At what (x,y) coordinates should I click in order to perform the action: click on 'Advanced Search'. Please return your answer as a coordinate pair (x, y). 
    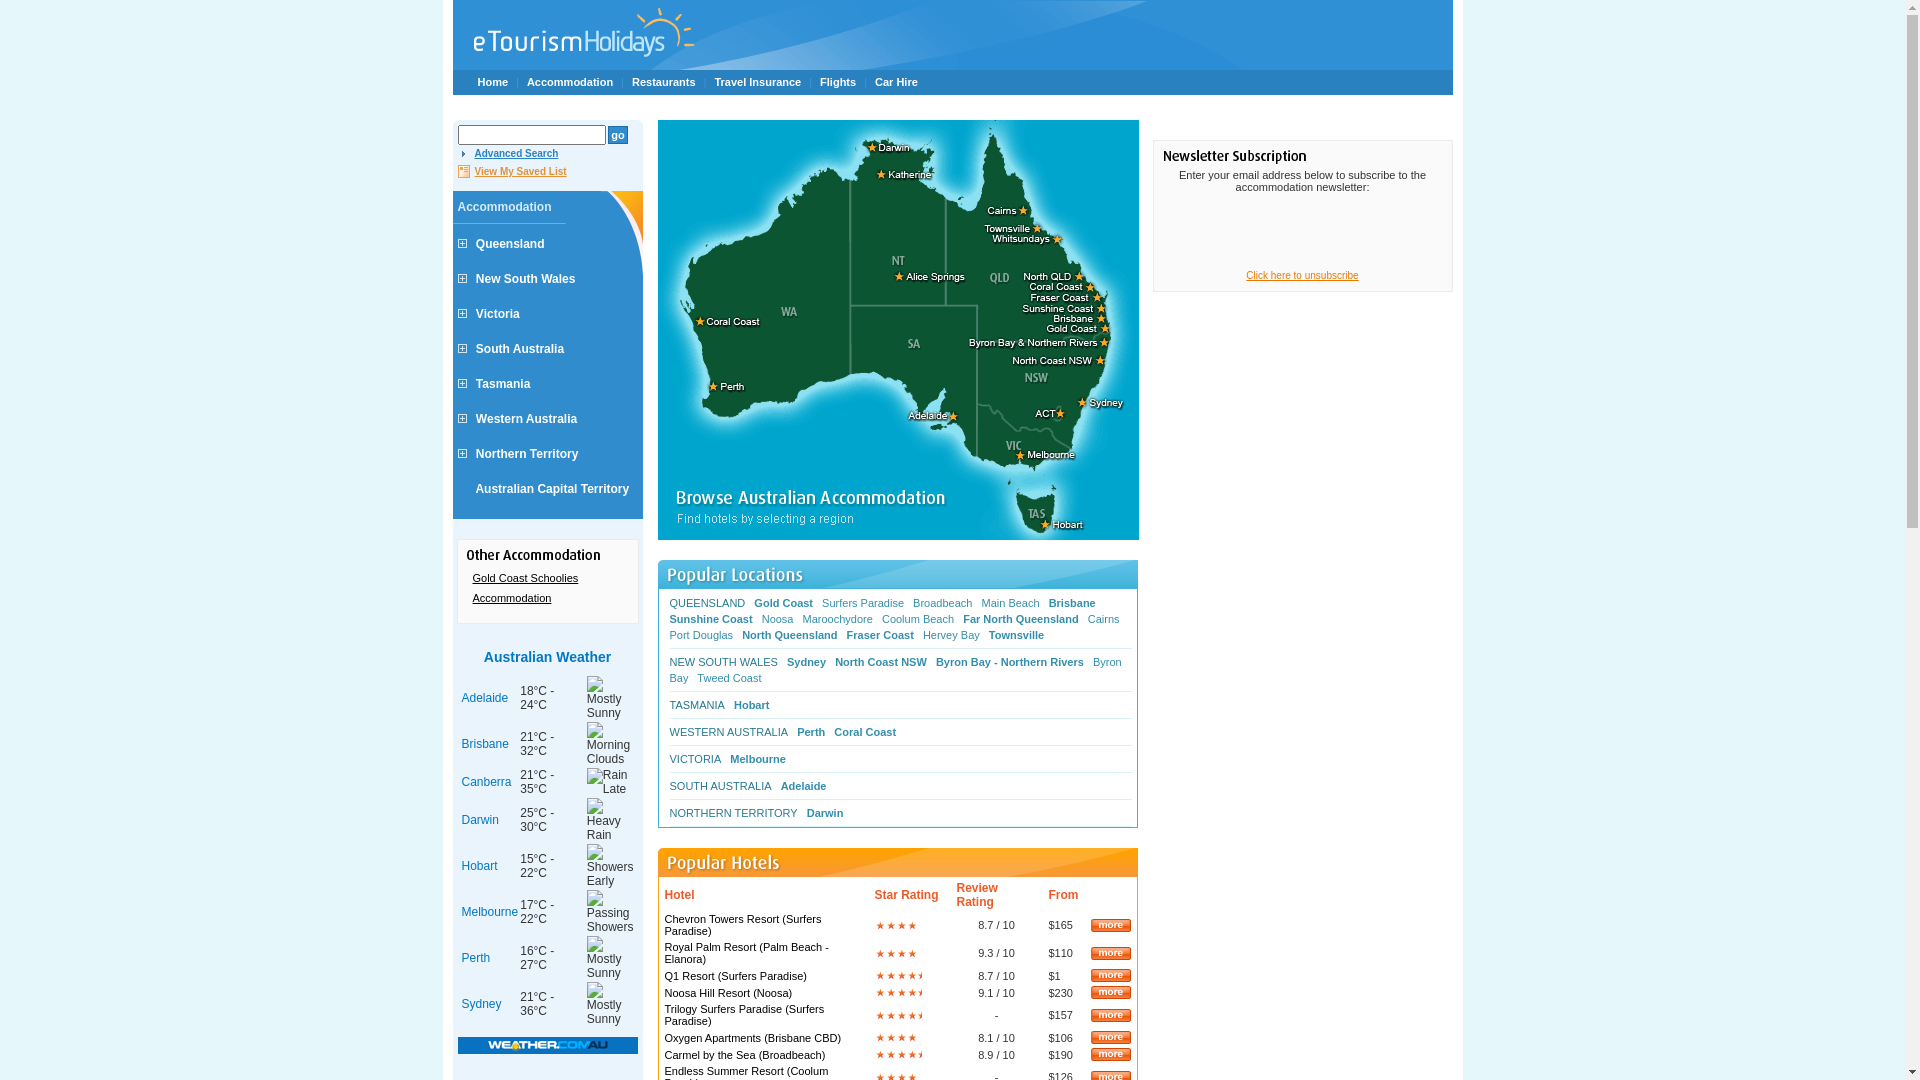
    Looking at the image, I should click on (508, 152).